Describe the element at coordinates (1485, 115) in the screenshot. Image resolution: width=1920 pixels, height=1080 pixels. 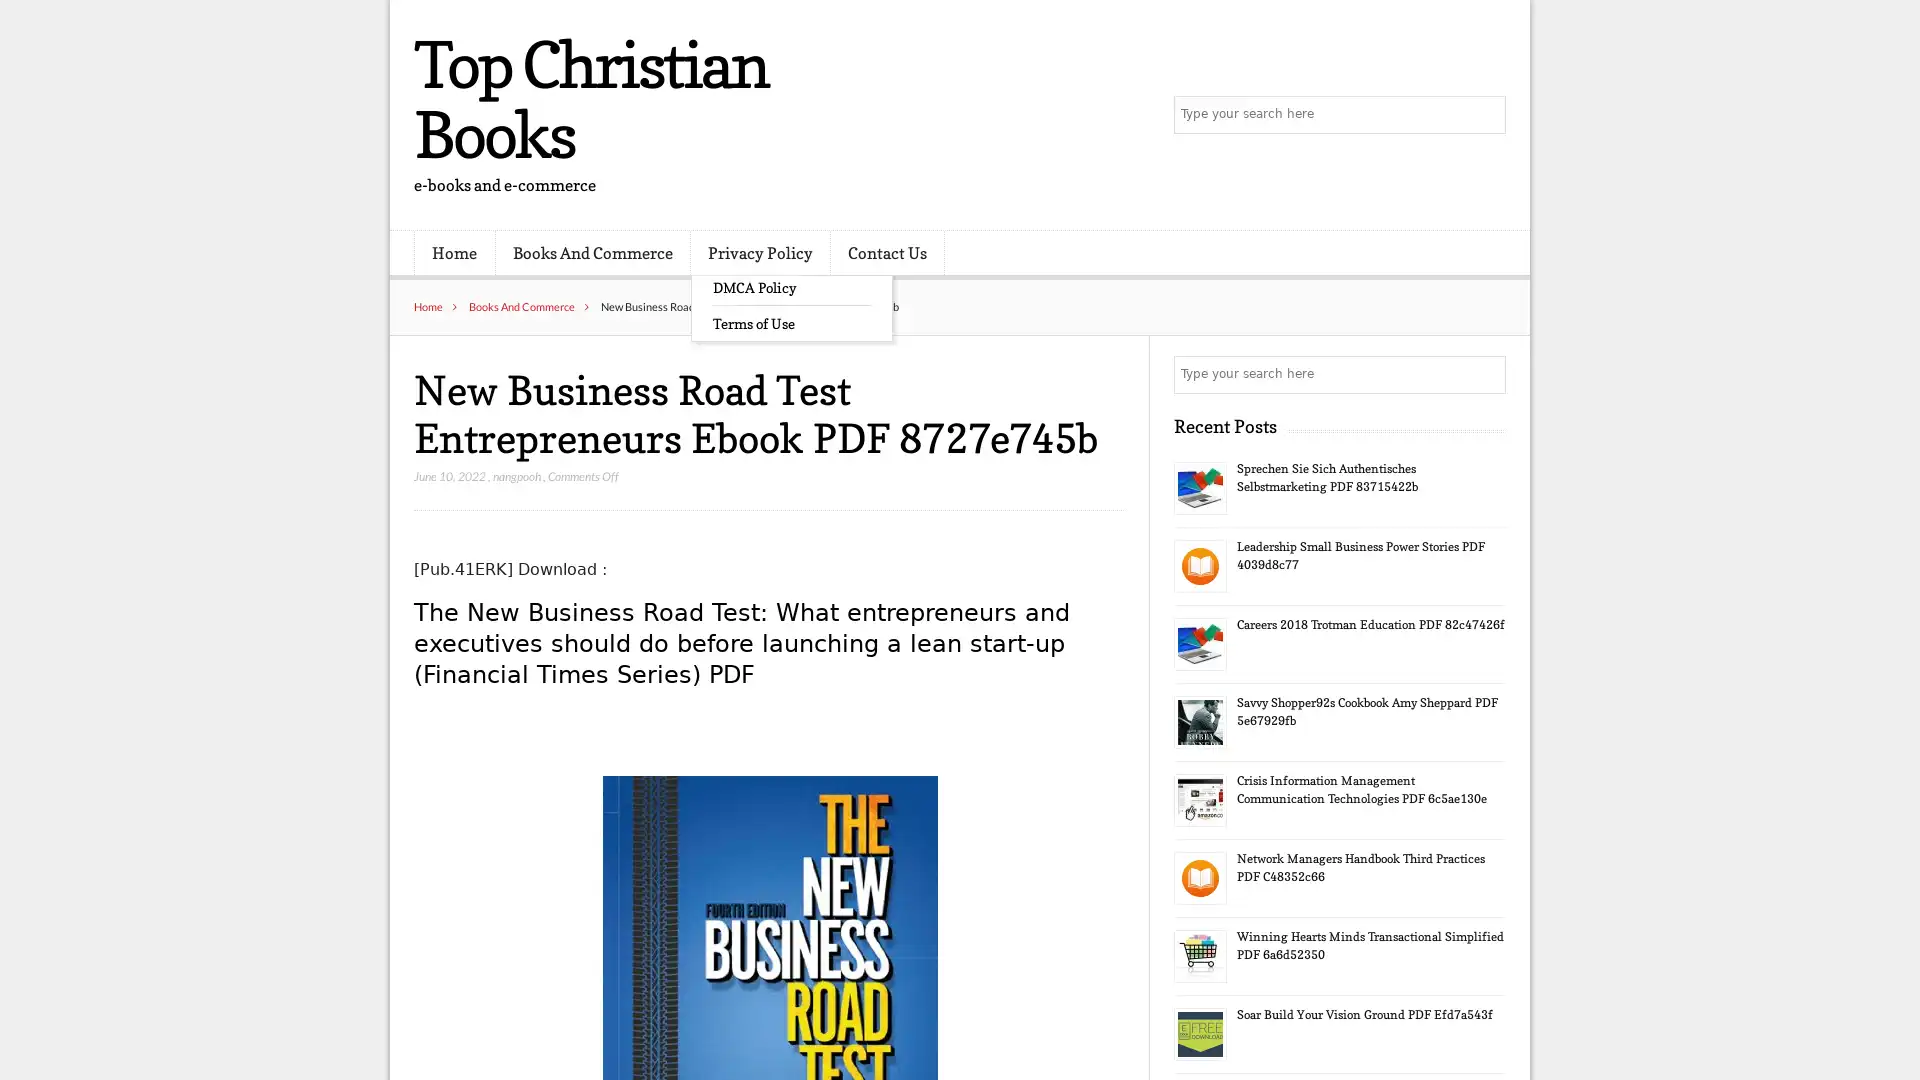
I see `Search` at that location.